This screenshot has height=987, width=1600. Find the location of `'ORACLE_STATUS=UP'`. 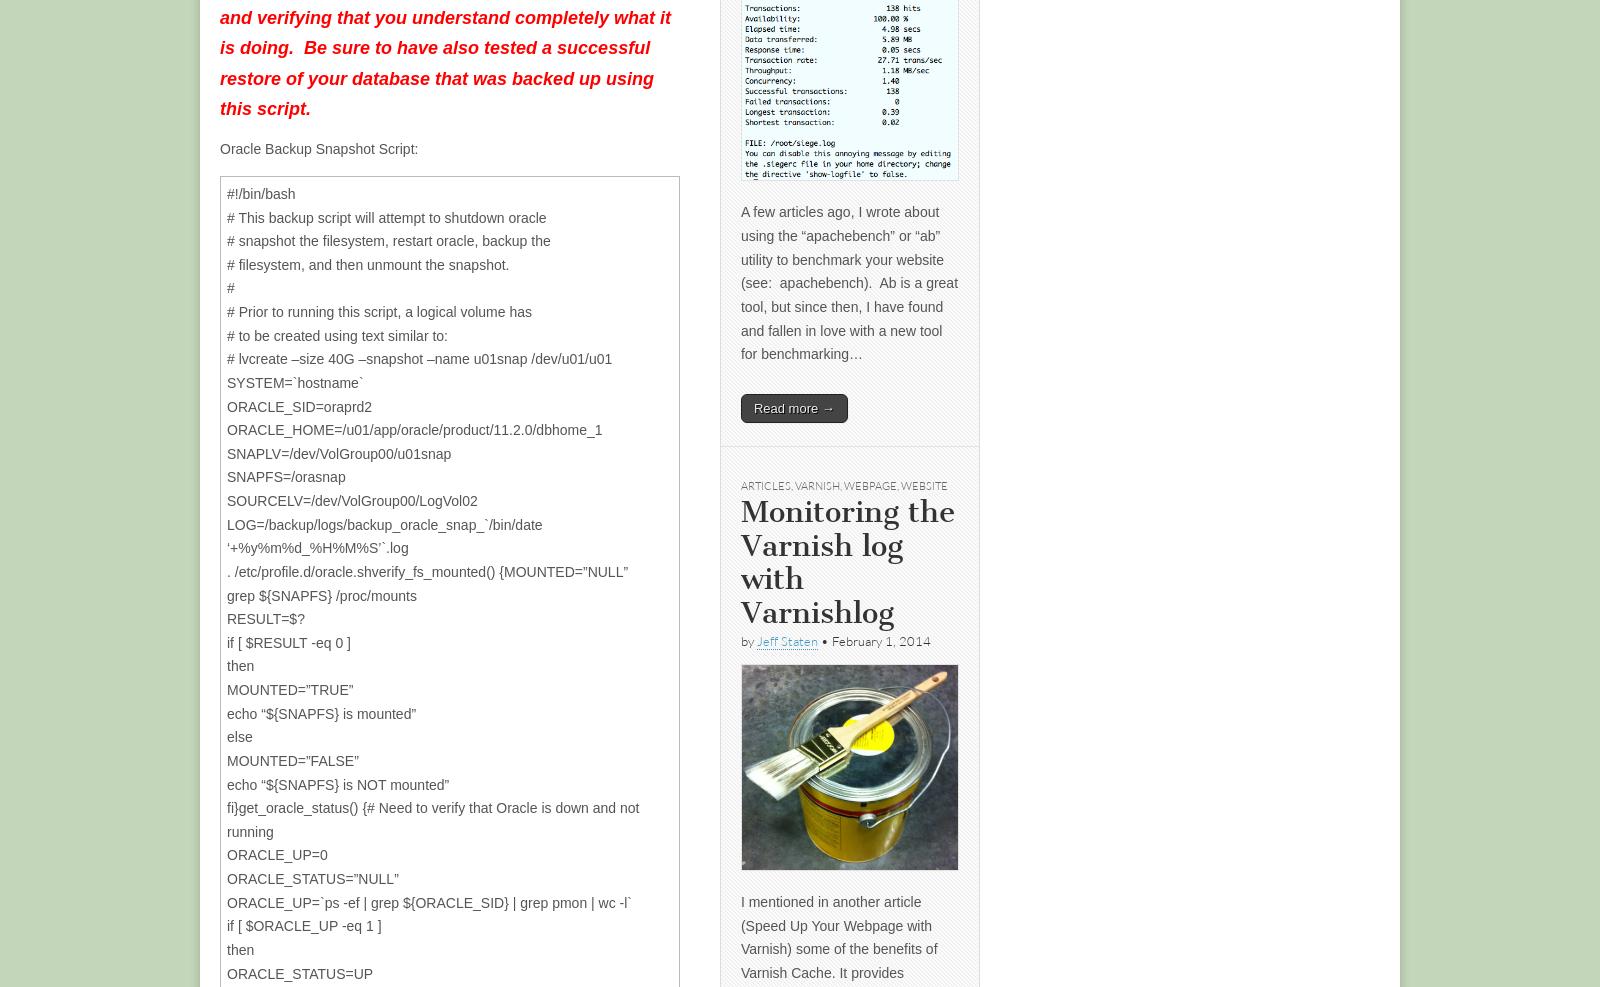

'ORACLE_STATUS=UP' is located at coordinates (300, 972).